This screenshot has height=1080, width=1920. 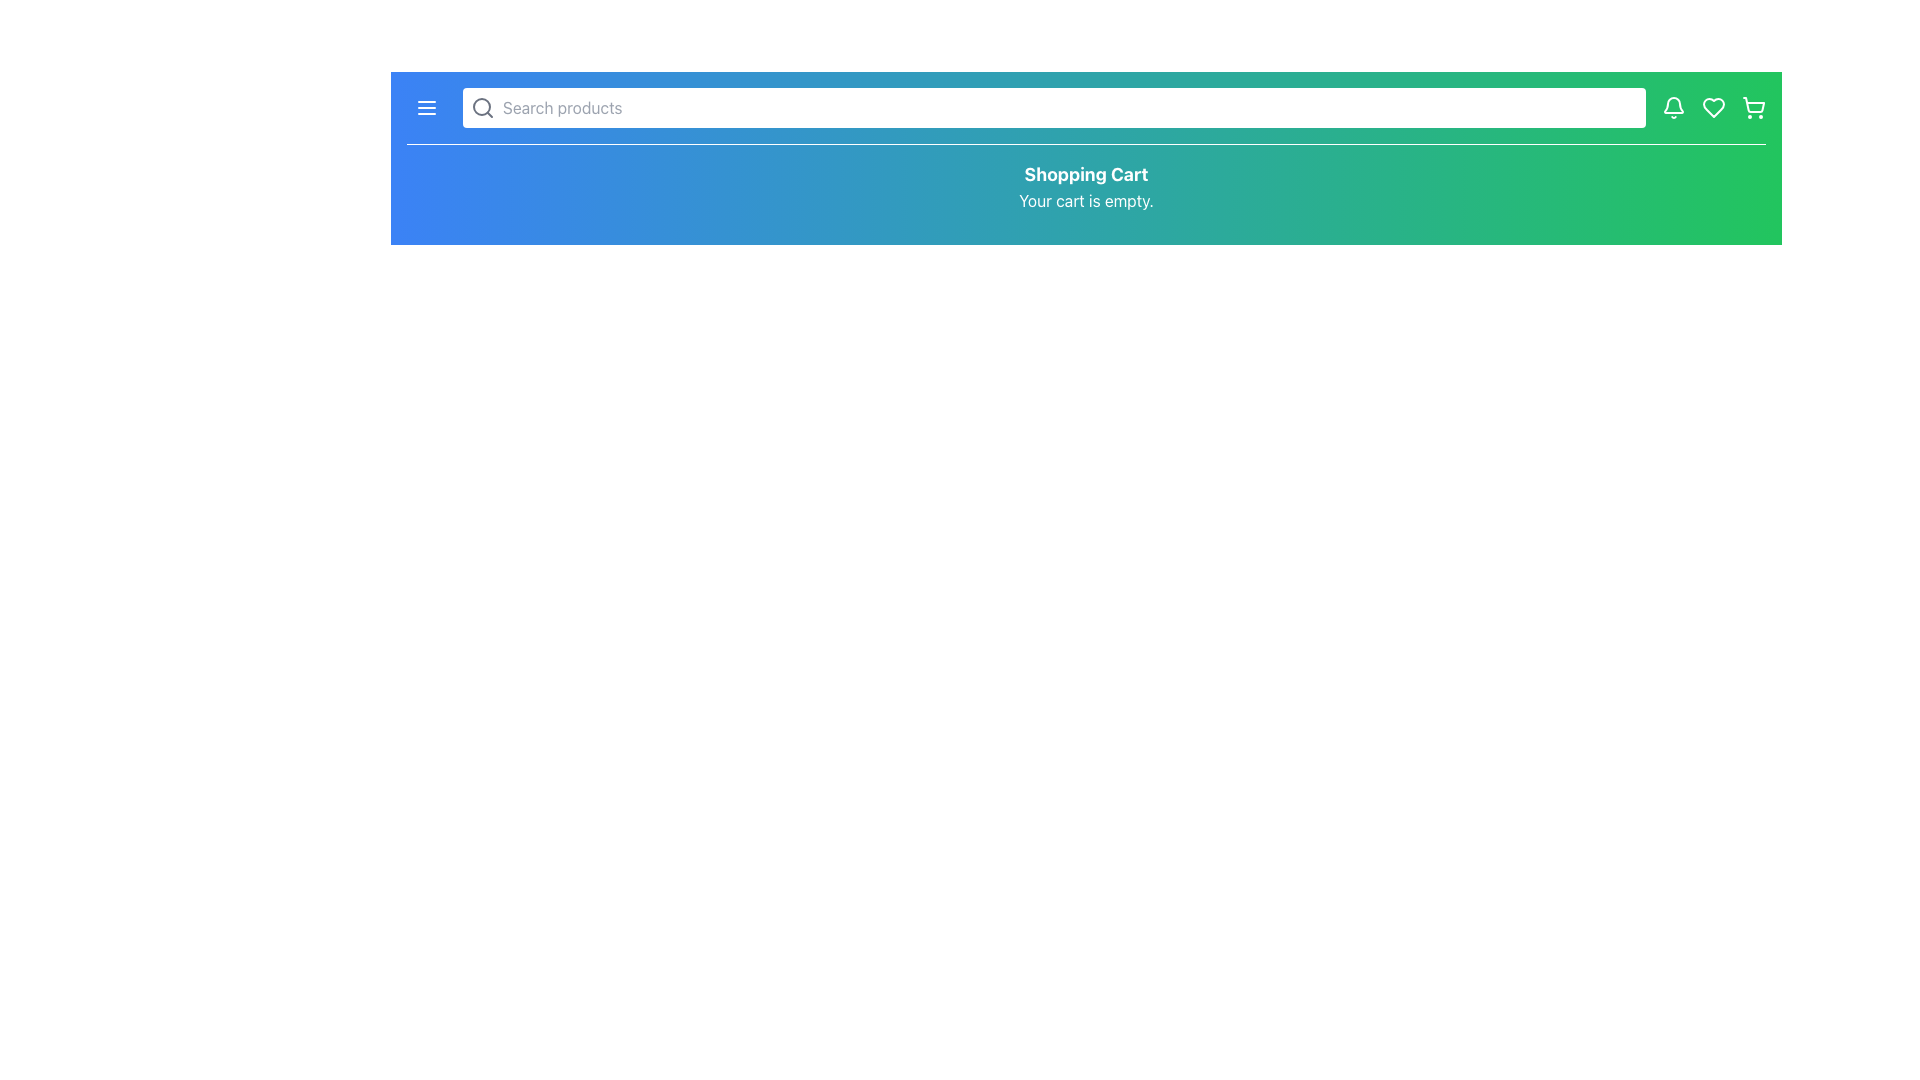 What do you see at coordinates (1752, 104) in the screenshot?
I see `the shopping cart icon located in the top-right corner of the header section` at bounding box center [1752, 104].